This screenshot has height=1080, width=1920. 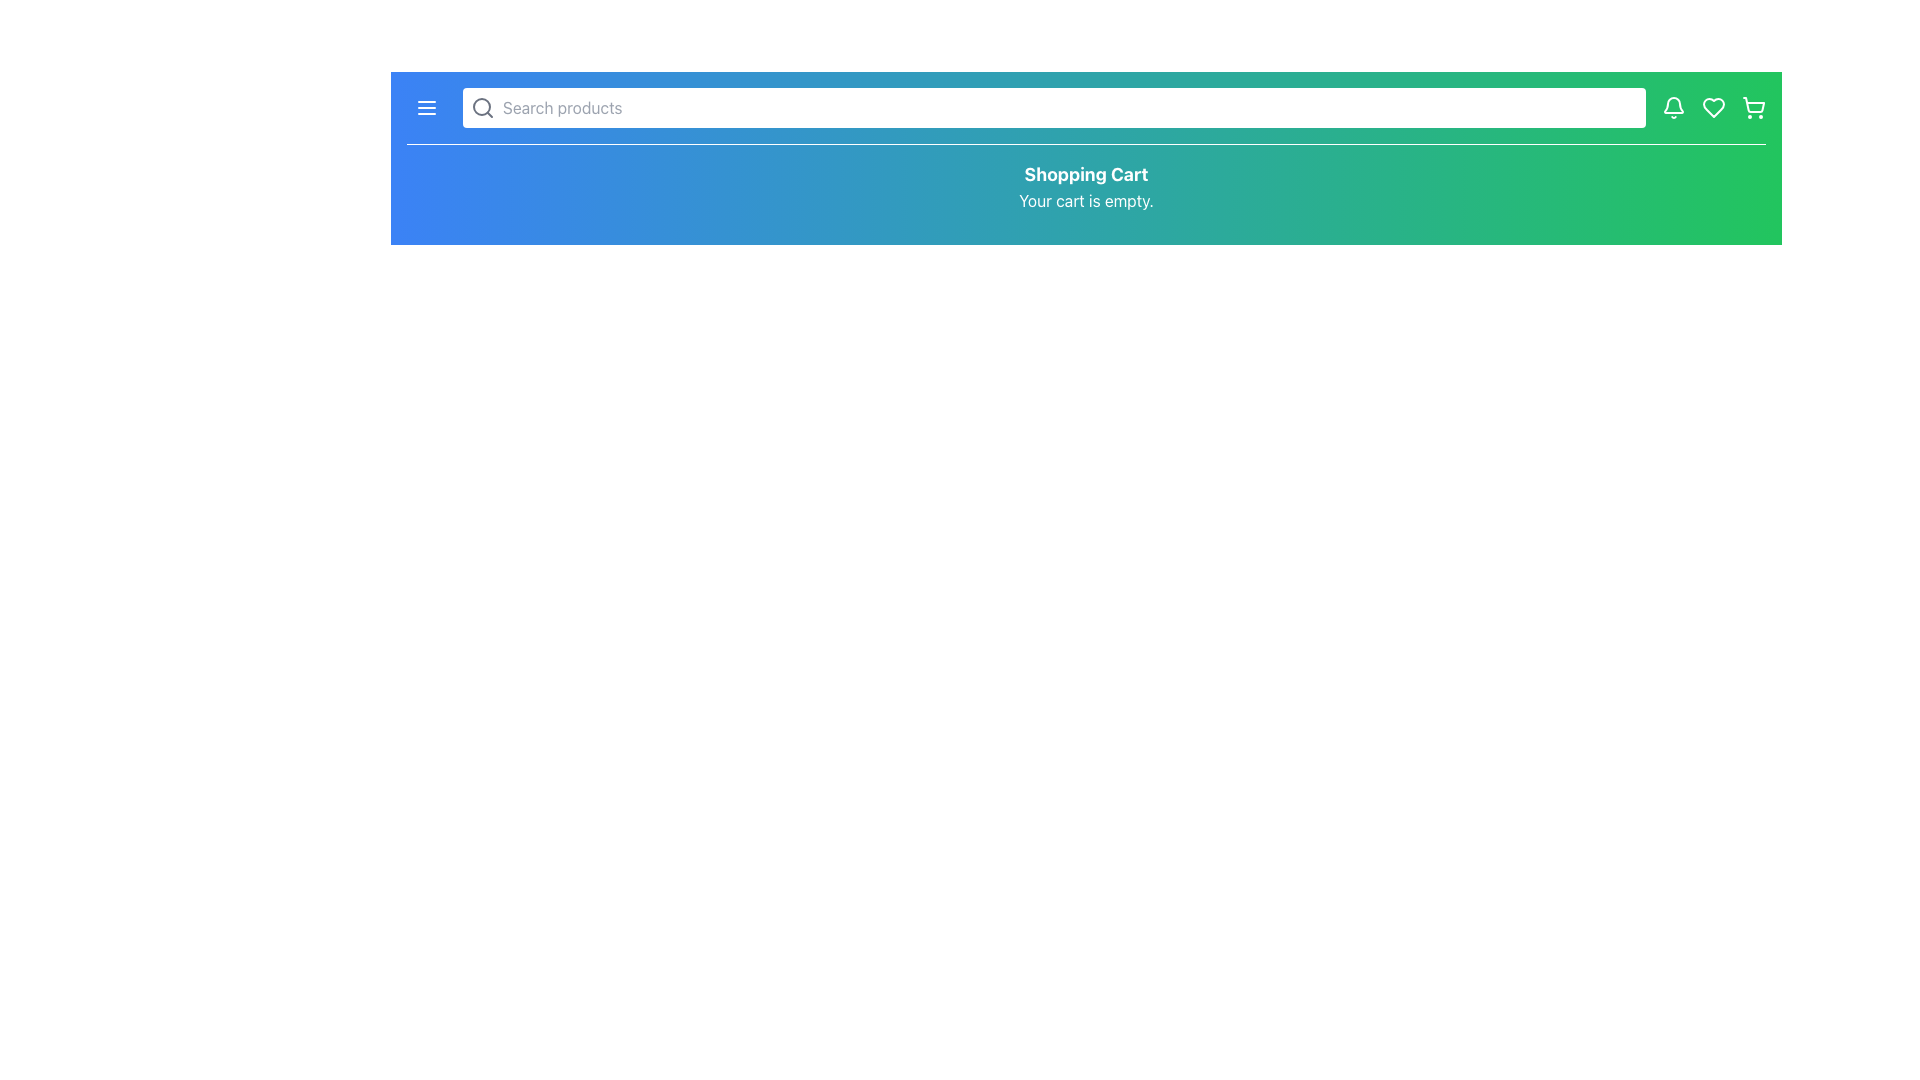 What do you see at coordinates (1752, 104) in the screenshot?
I see `the shopping cart icon located in the top-right corner of the header section` at bounding box center [1752, 104].